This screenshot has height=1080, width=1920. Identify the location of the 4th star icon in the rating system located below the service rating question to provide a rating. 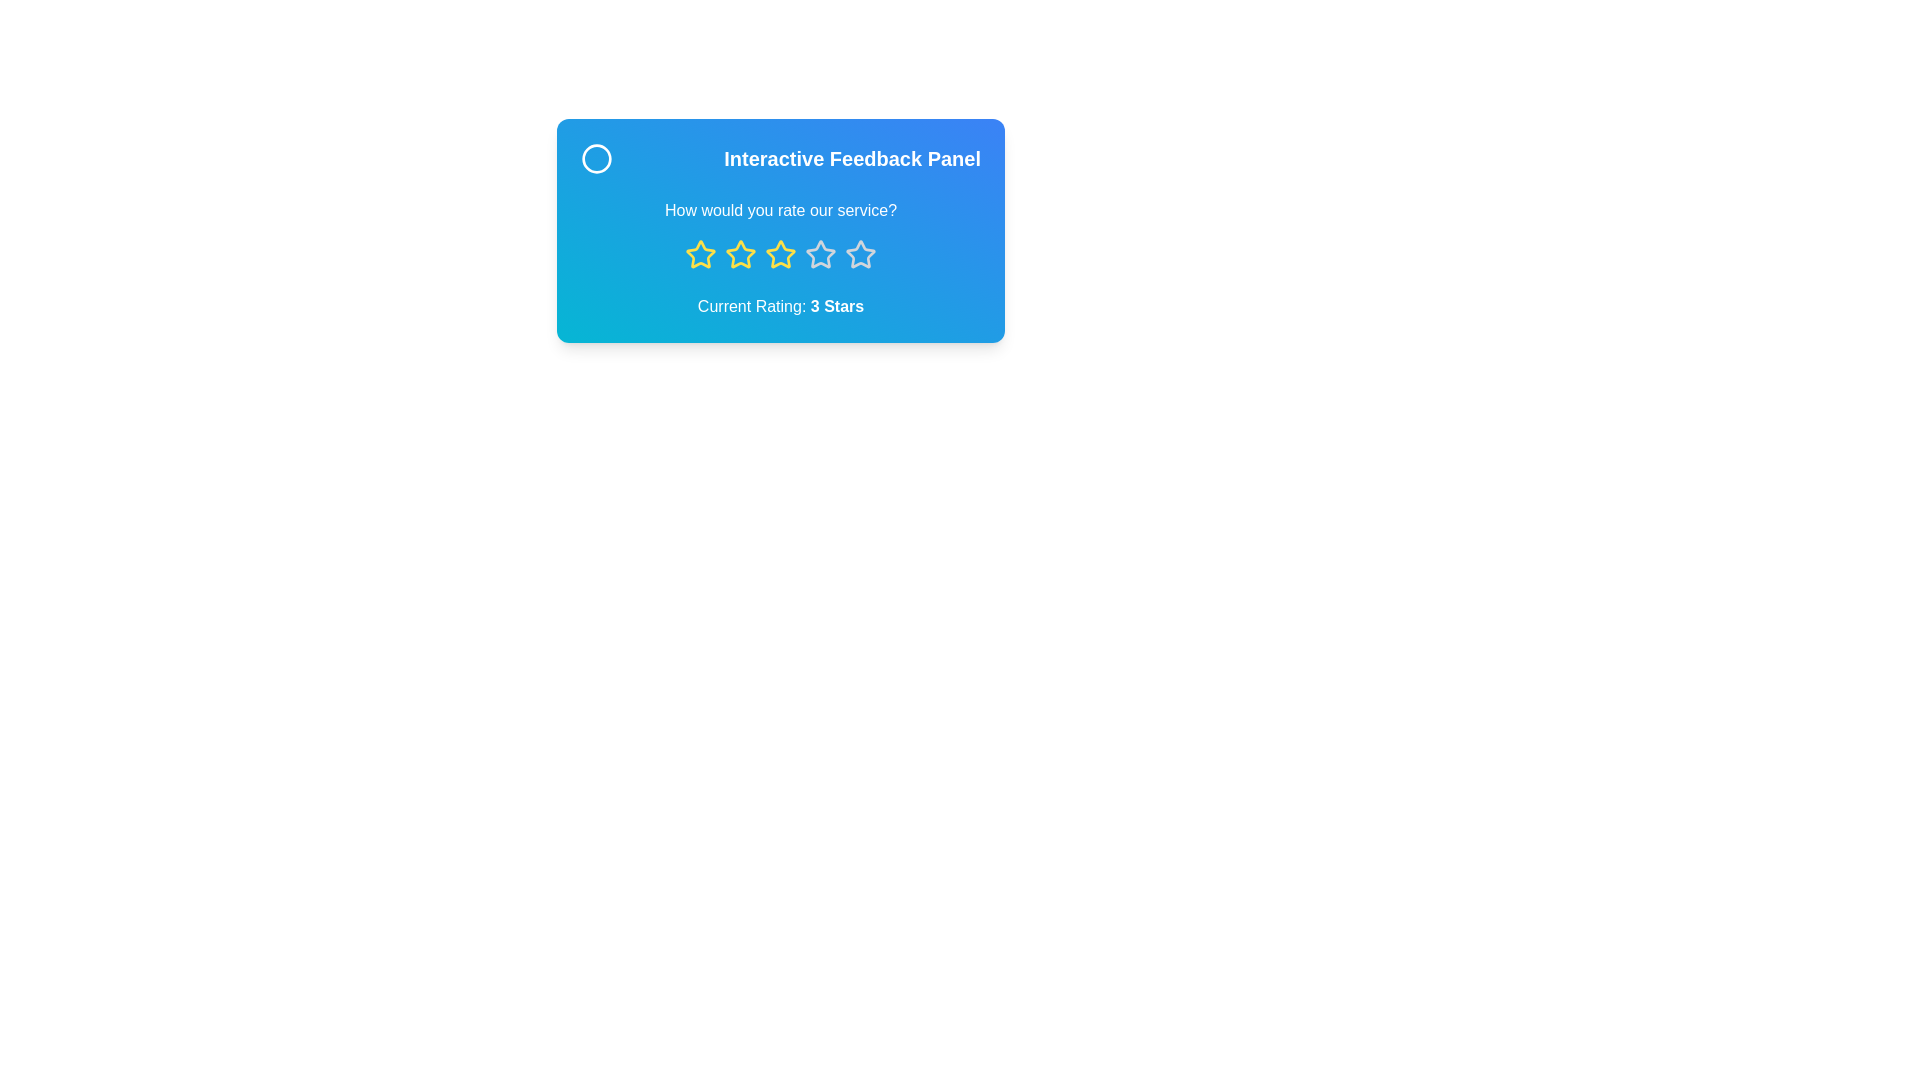
(860, 253).